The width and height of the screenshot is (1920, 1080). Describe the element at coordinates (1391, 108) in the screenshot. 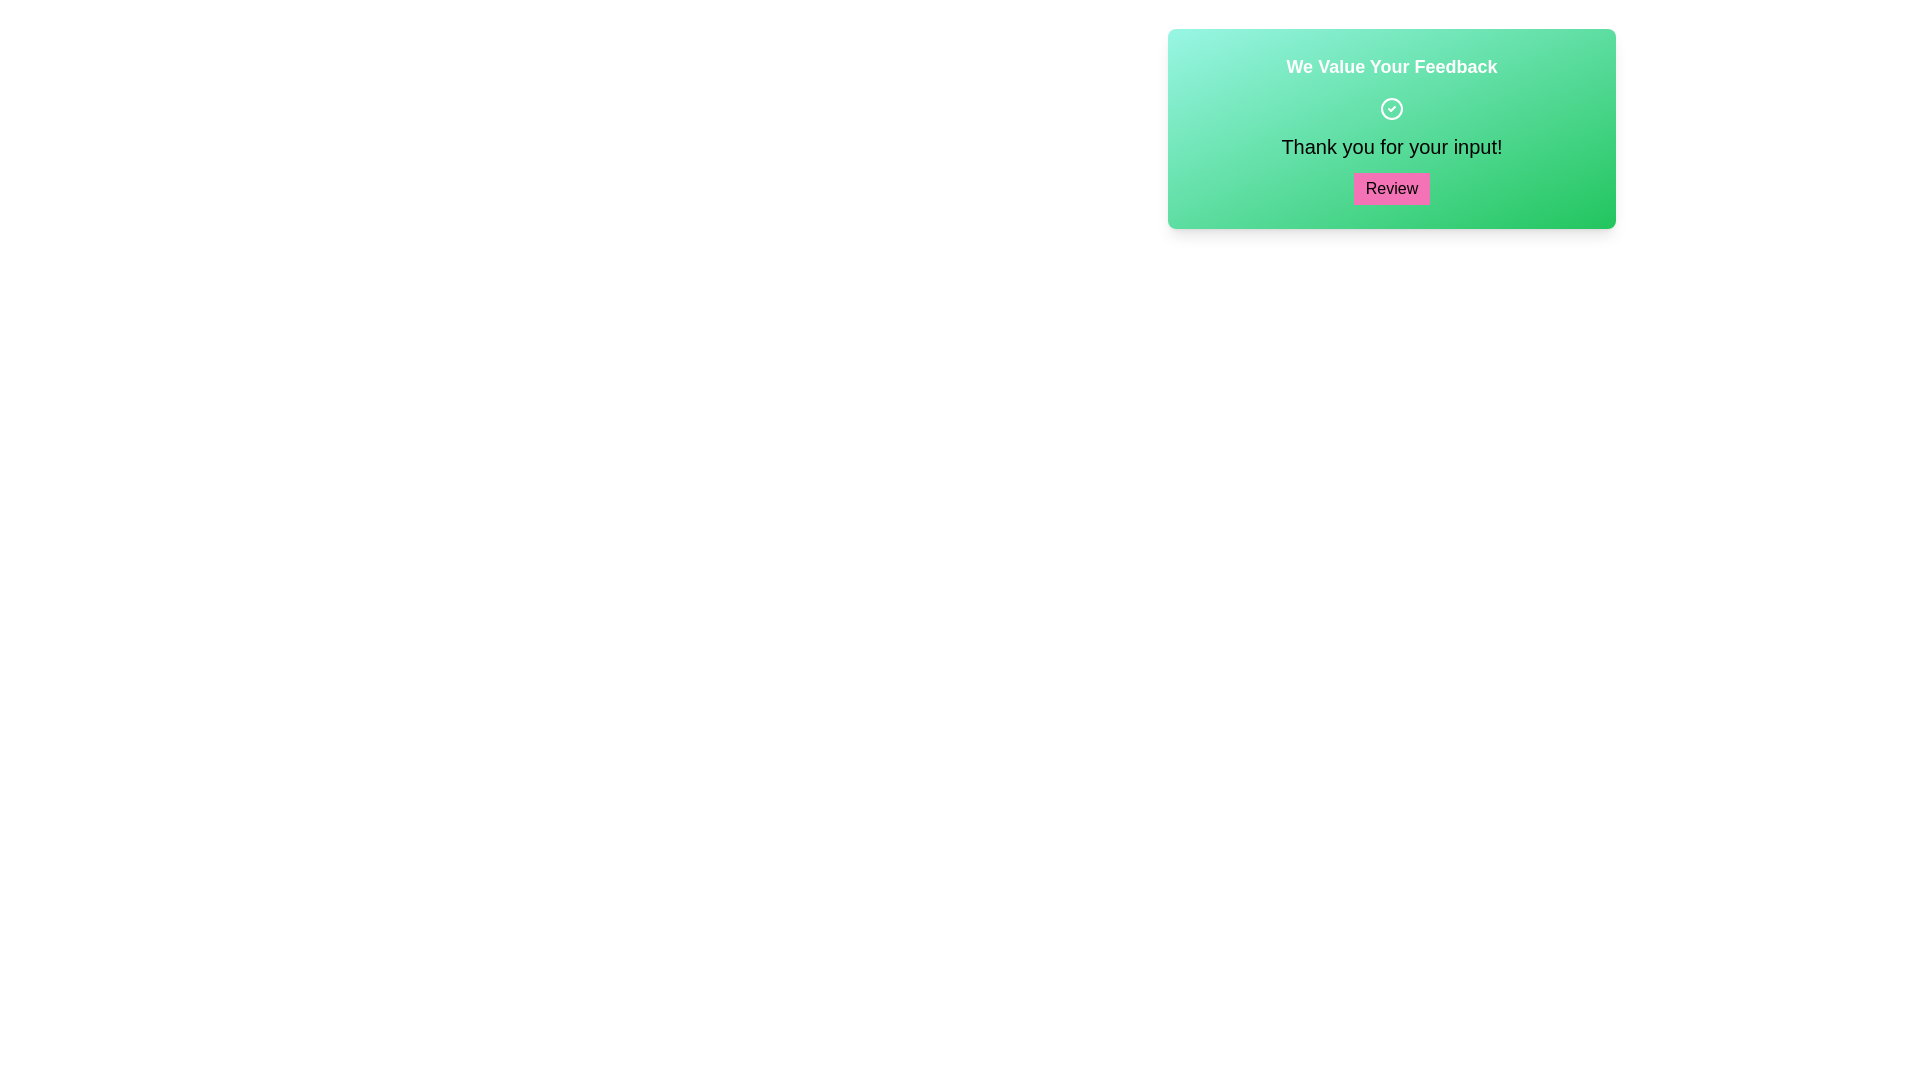

I see `the circle element in the SVG graphic, which serves as the base shape of a checkmark icon in the feedback modal` at that location.